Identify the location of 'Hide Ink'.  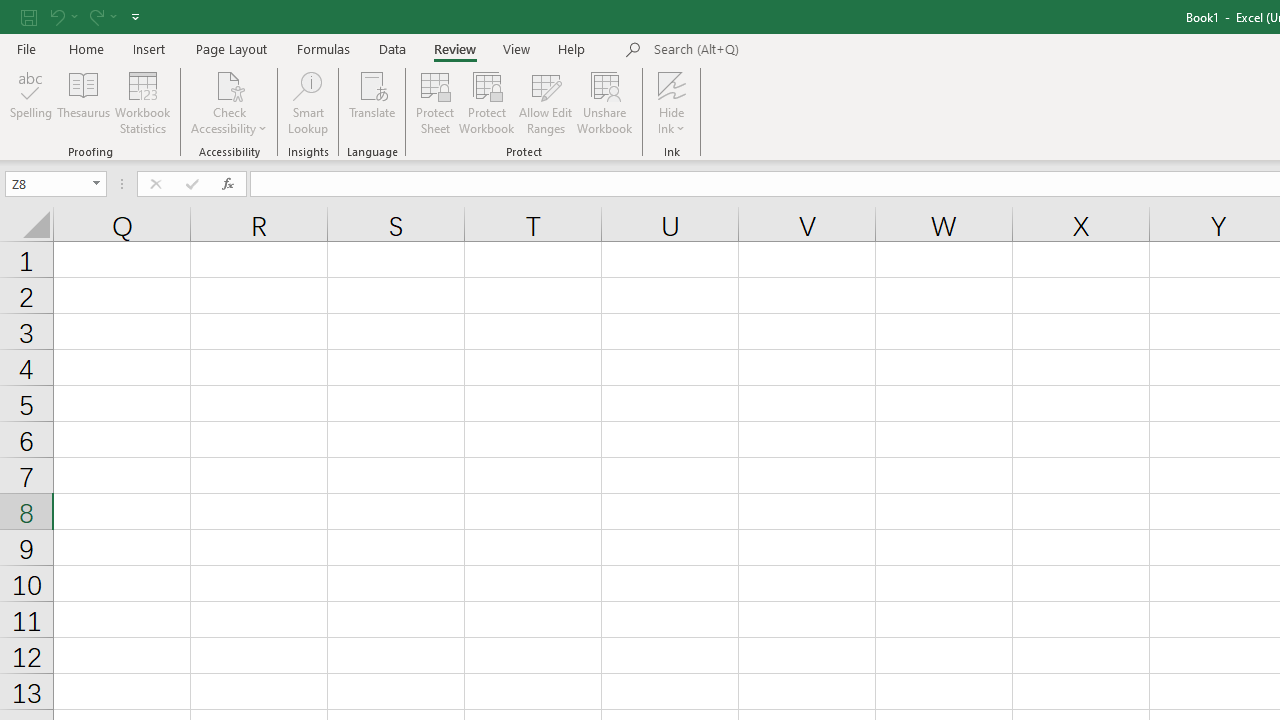
(672, 84).